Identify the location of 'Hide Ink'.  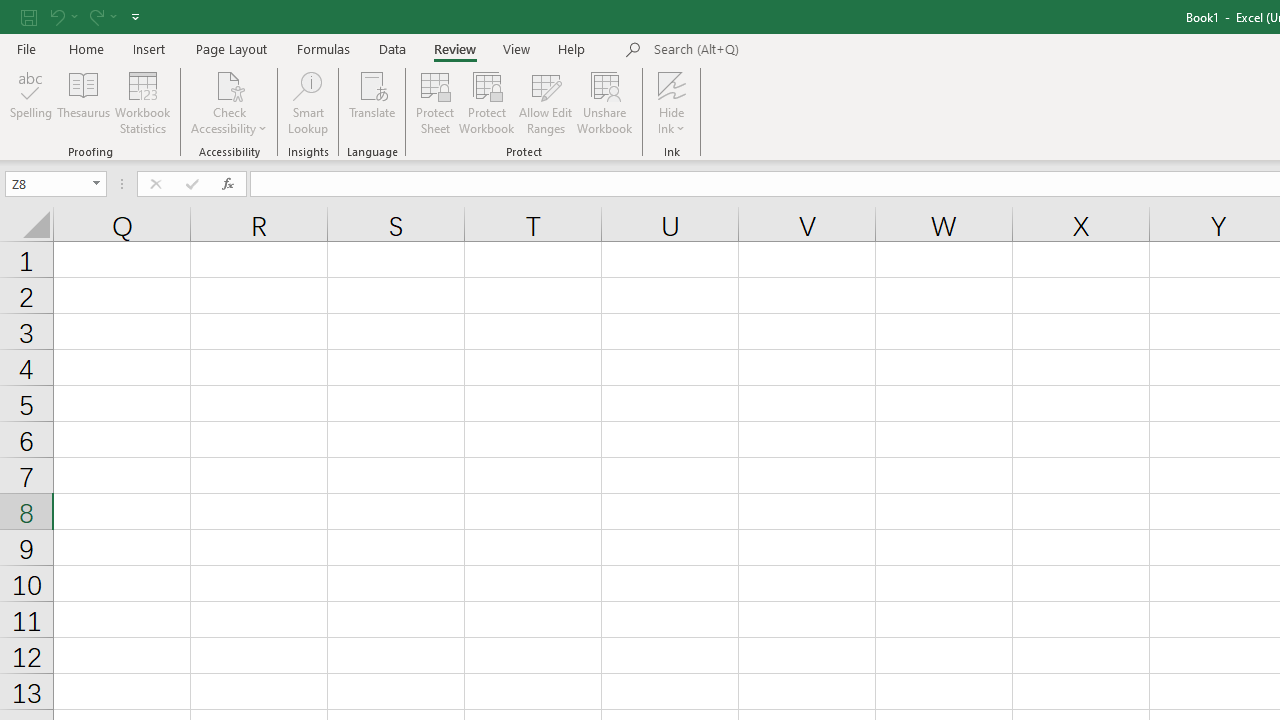
(672, 84).